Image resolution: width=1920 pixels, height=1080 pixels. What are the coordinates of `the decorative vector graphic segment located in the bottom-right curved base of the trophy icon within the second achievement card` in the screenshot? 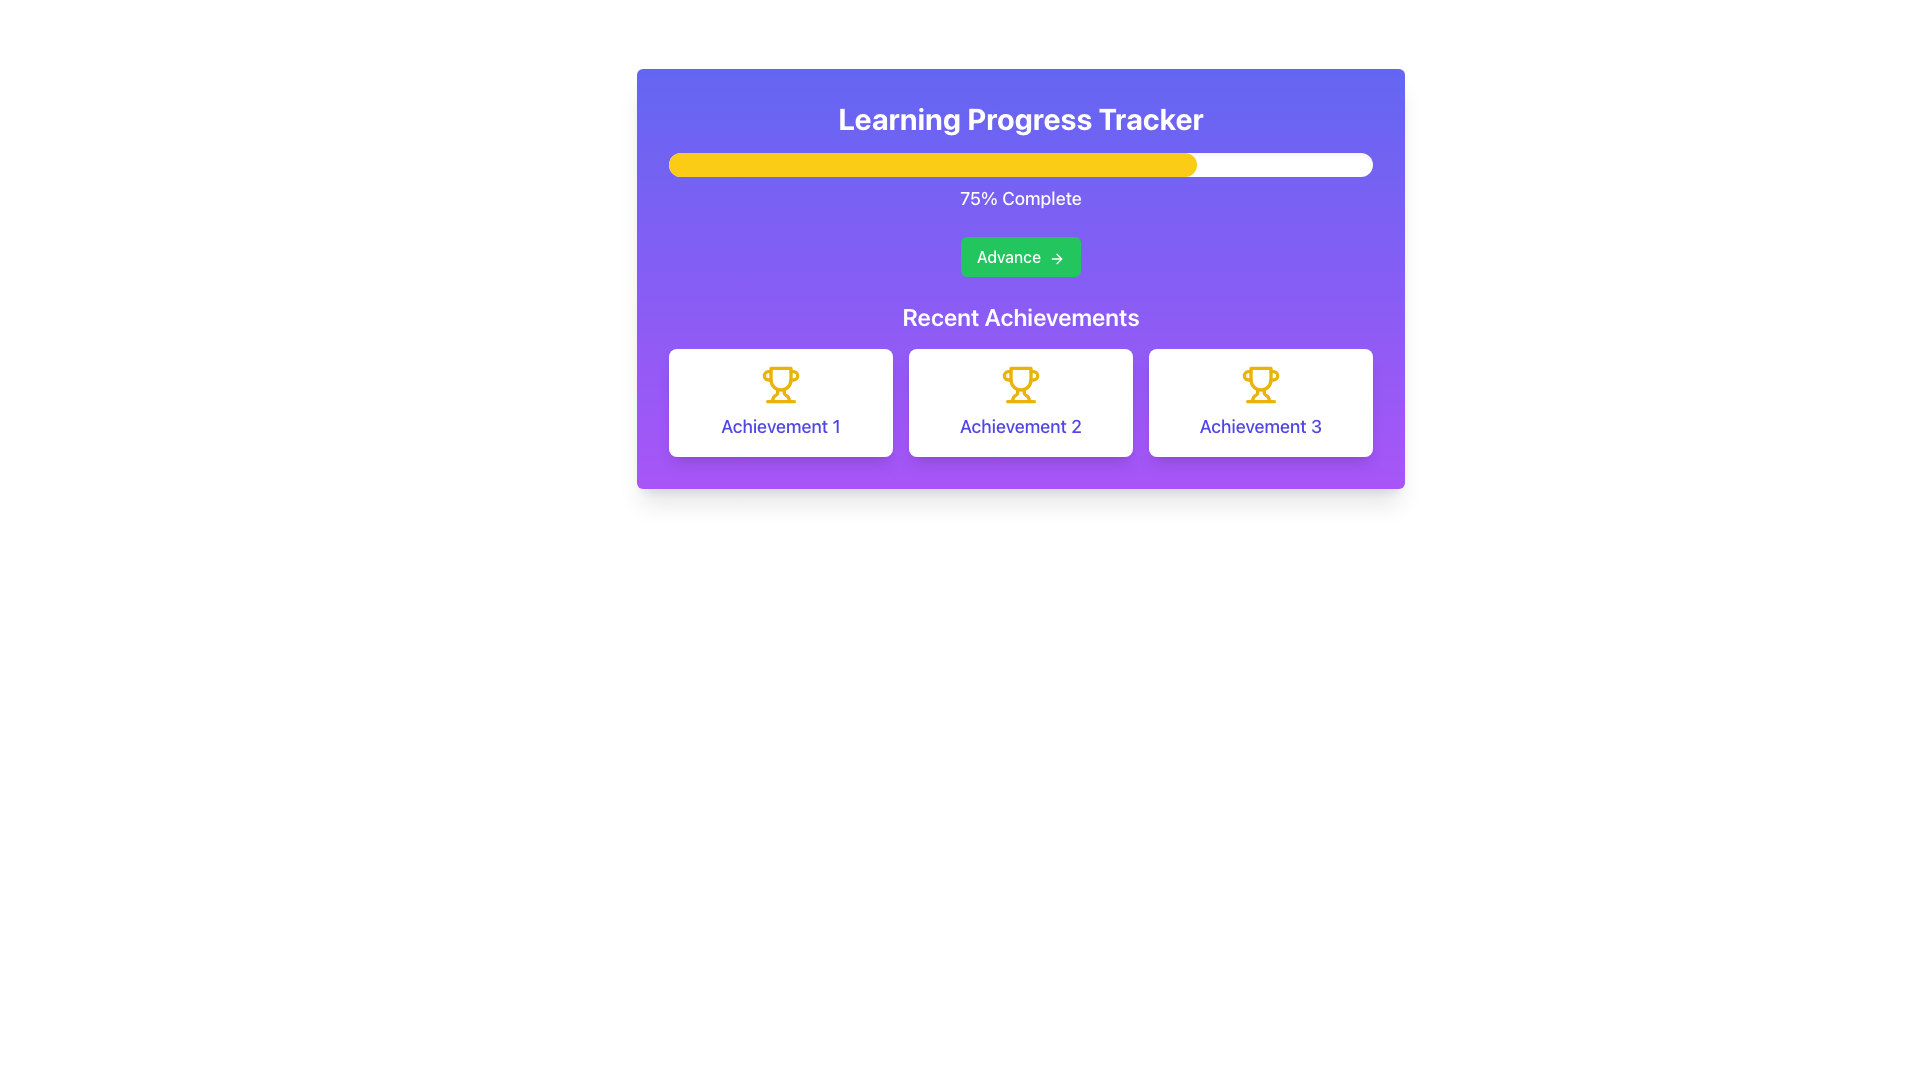 It's located at (1026, 395).